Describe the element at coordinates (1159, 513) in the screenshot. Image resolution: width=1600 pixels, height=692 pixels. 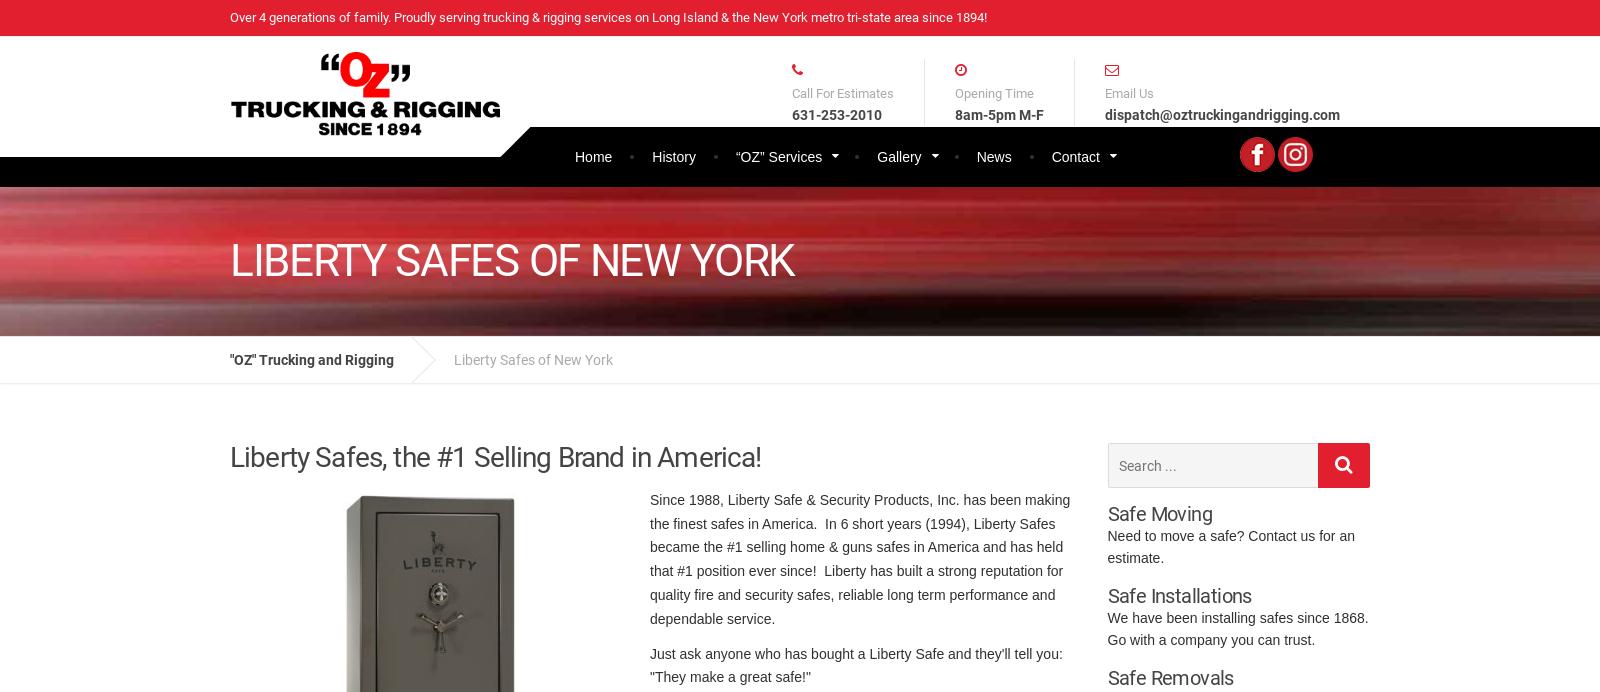
I see `'Safe Moving'` at that location.